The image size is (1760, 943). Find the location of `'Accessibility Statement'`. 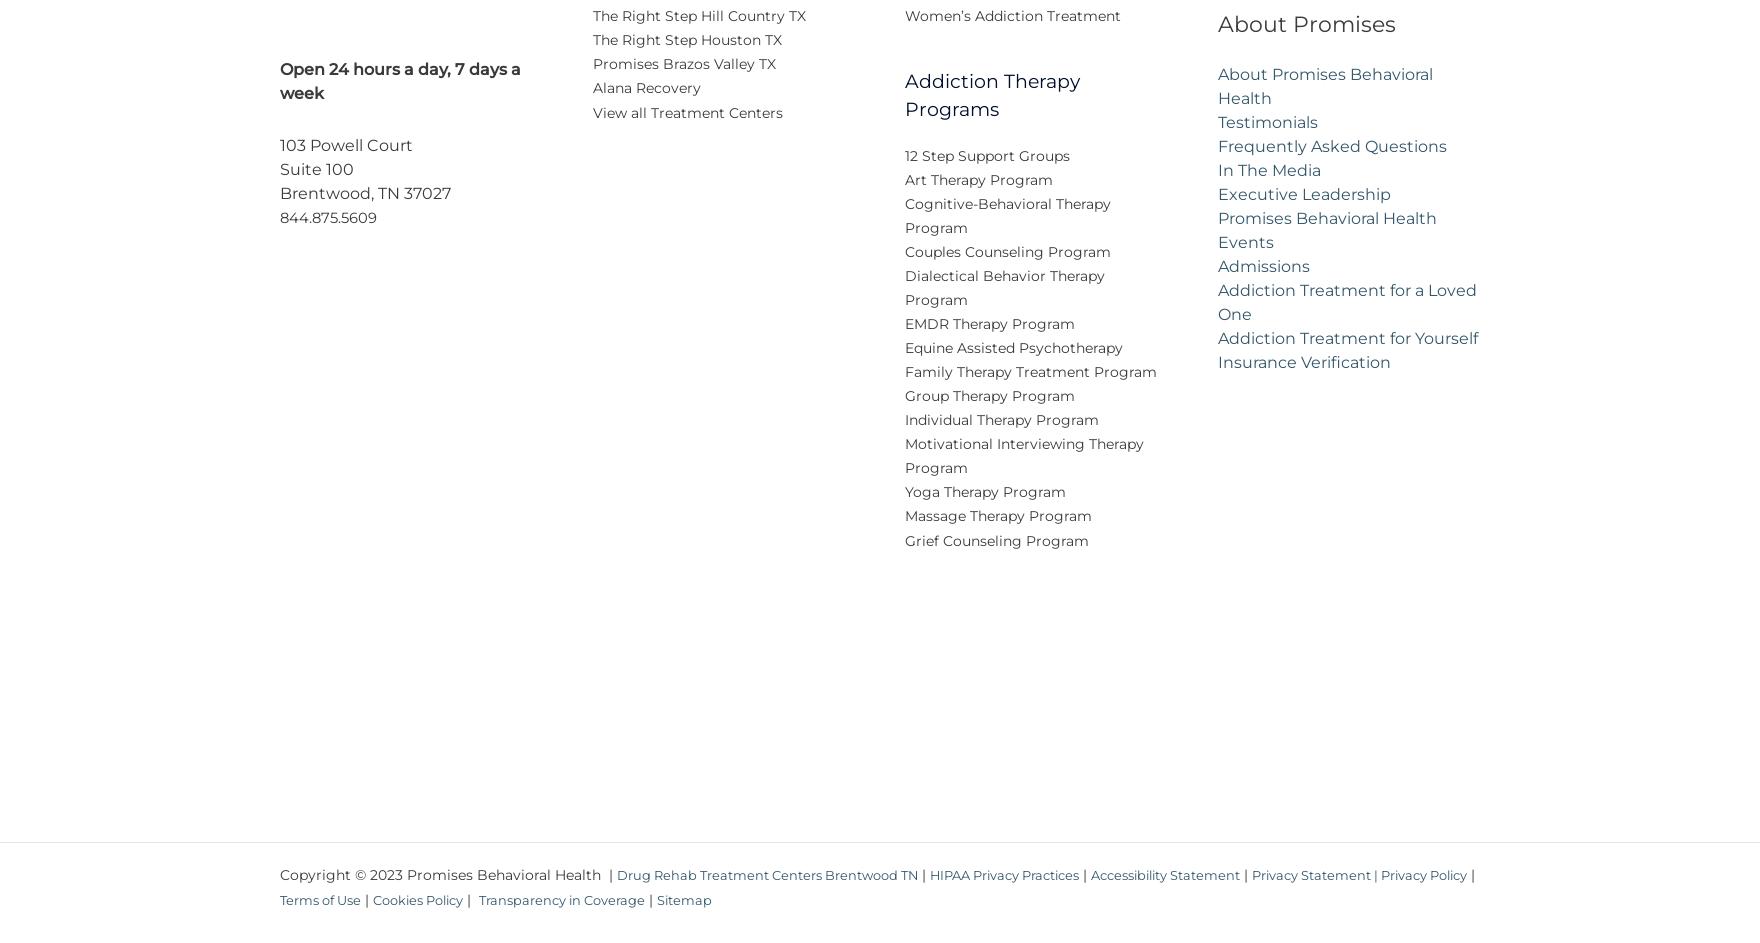

'Accessibility Statement' is located at coordinates (1217, 888).